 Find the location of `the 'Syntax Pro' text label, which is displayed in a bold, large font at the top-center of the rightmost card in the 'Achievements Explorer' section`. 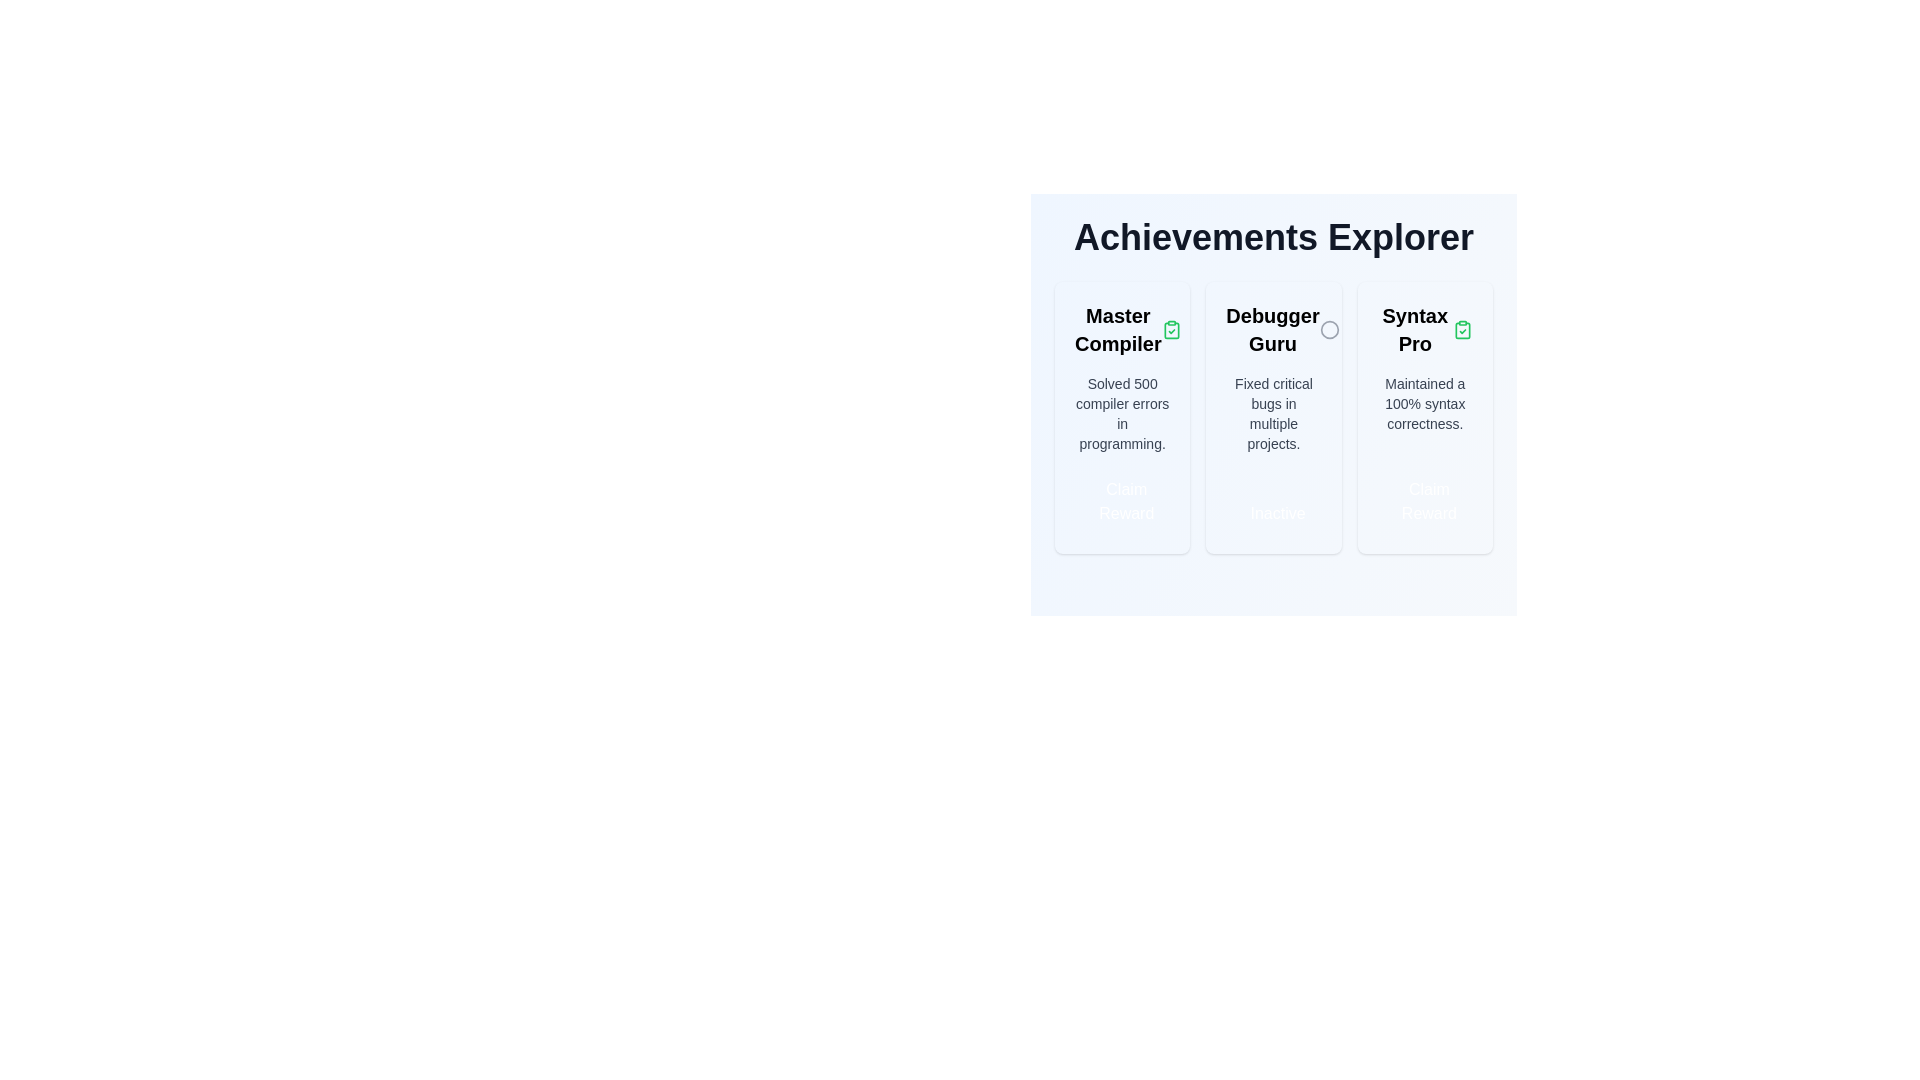

the 'Syntax Pro' text label, which is displayed in a bold, large font at the top-center of the rightmost card in the 'Achievements Explorer' section is located at coordinates (1414, 329).